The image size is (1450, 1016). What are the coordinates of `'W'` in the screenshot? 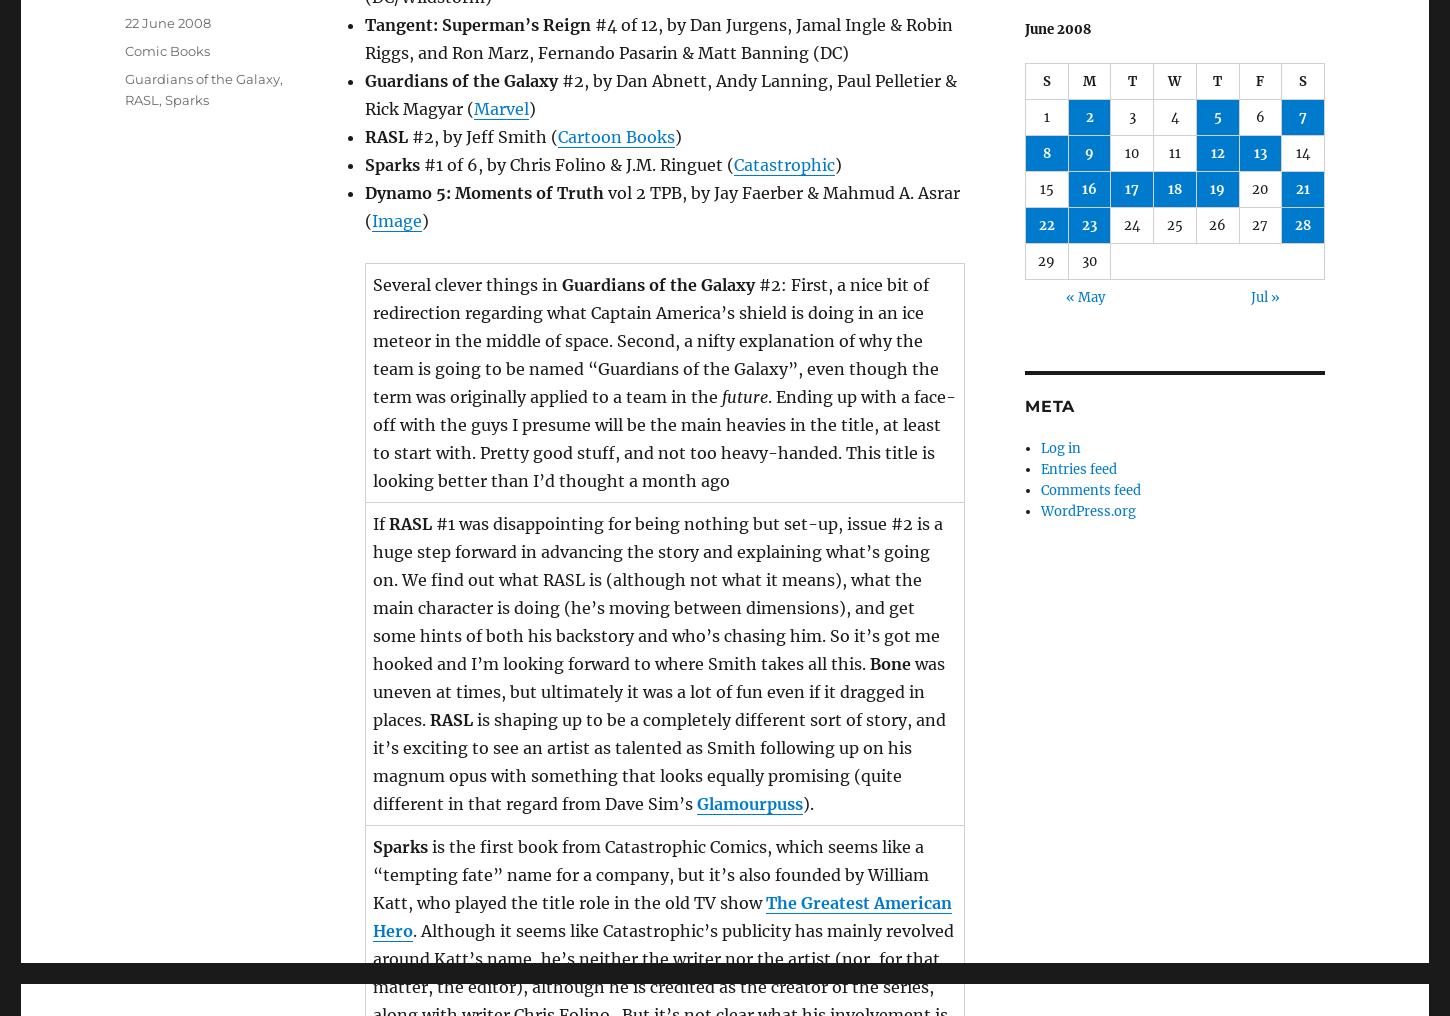 It's located at (1166, 80).